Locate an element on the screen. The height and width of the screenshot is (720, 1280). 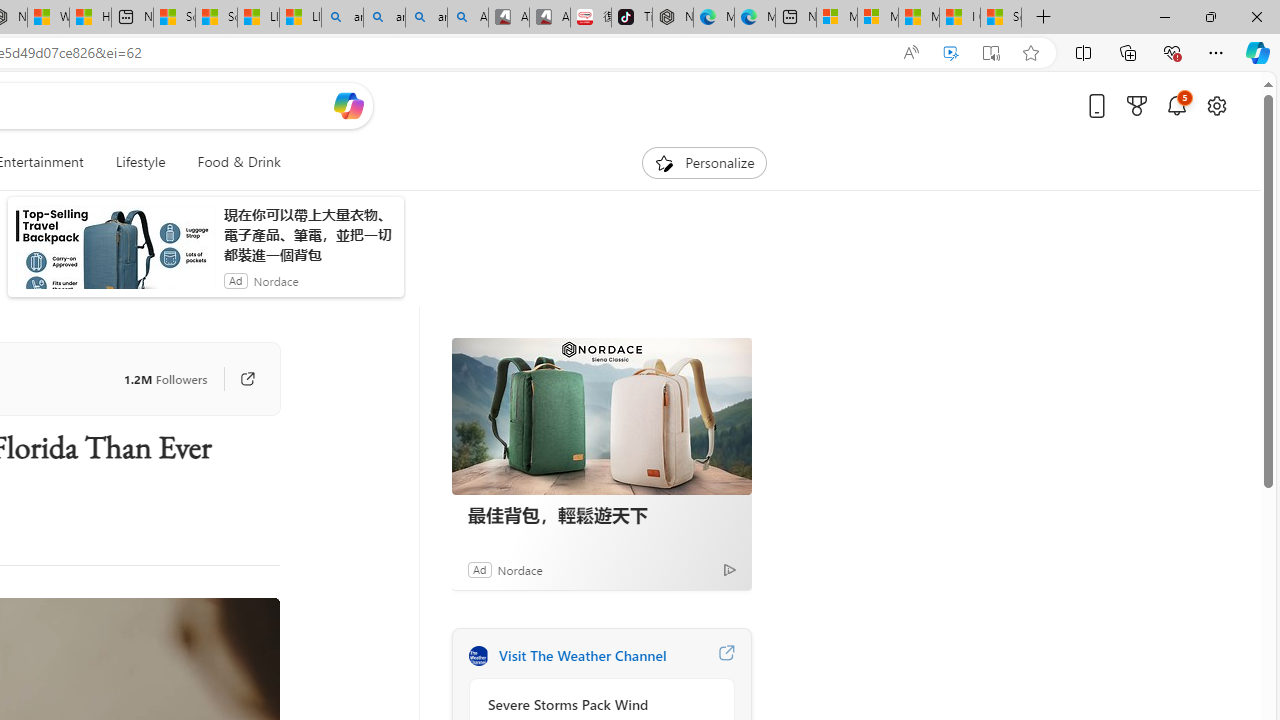
'Split screen' is located at coordinates (1082, 51).